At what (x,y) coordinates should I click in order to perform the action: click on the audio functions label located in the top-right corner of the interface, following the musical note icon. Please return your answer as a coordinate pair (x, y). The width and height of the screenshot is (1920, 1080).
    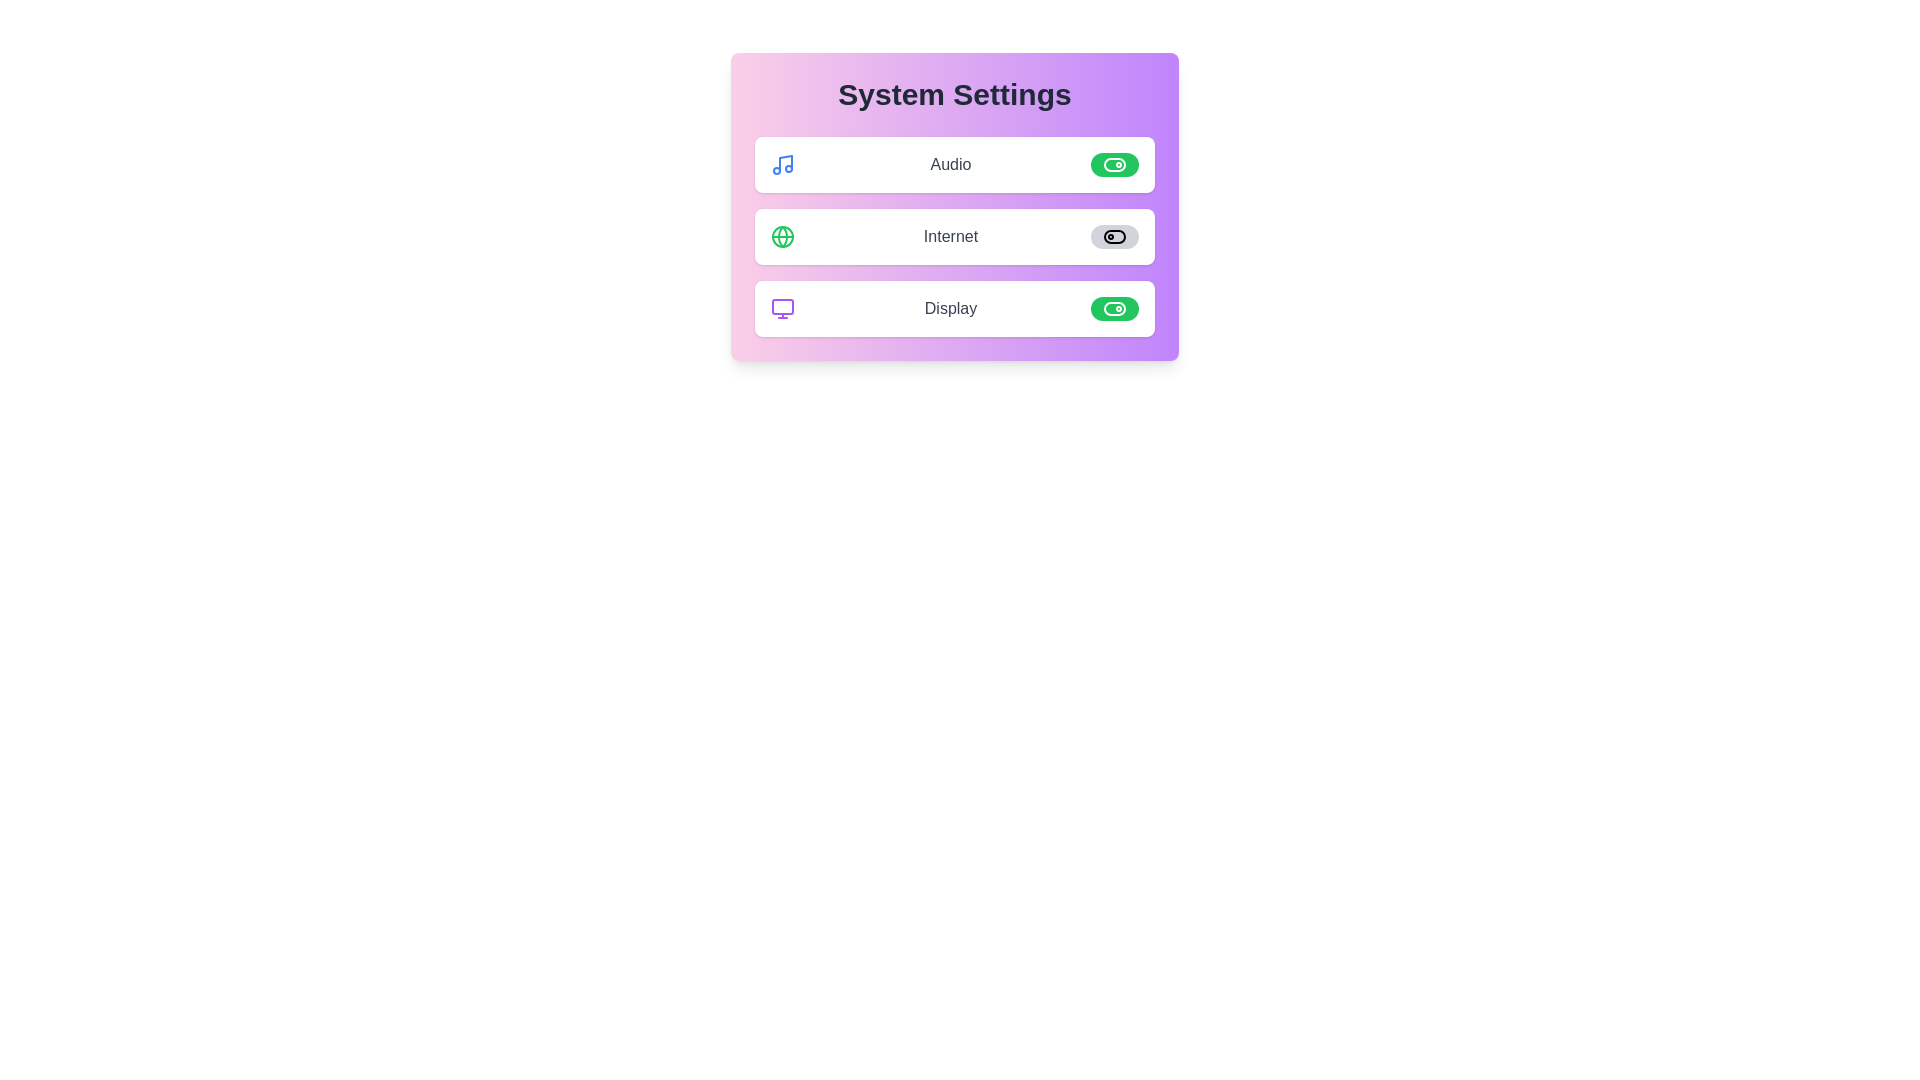
    Looking at the image, I should click on (949, 164).